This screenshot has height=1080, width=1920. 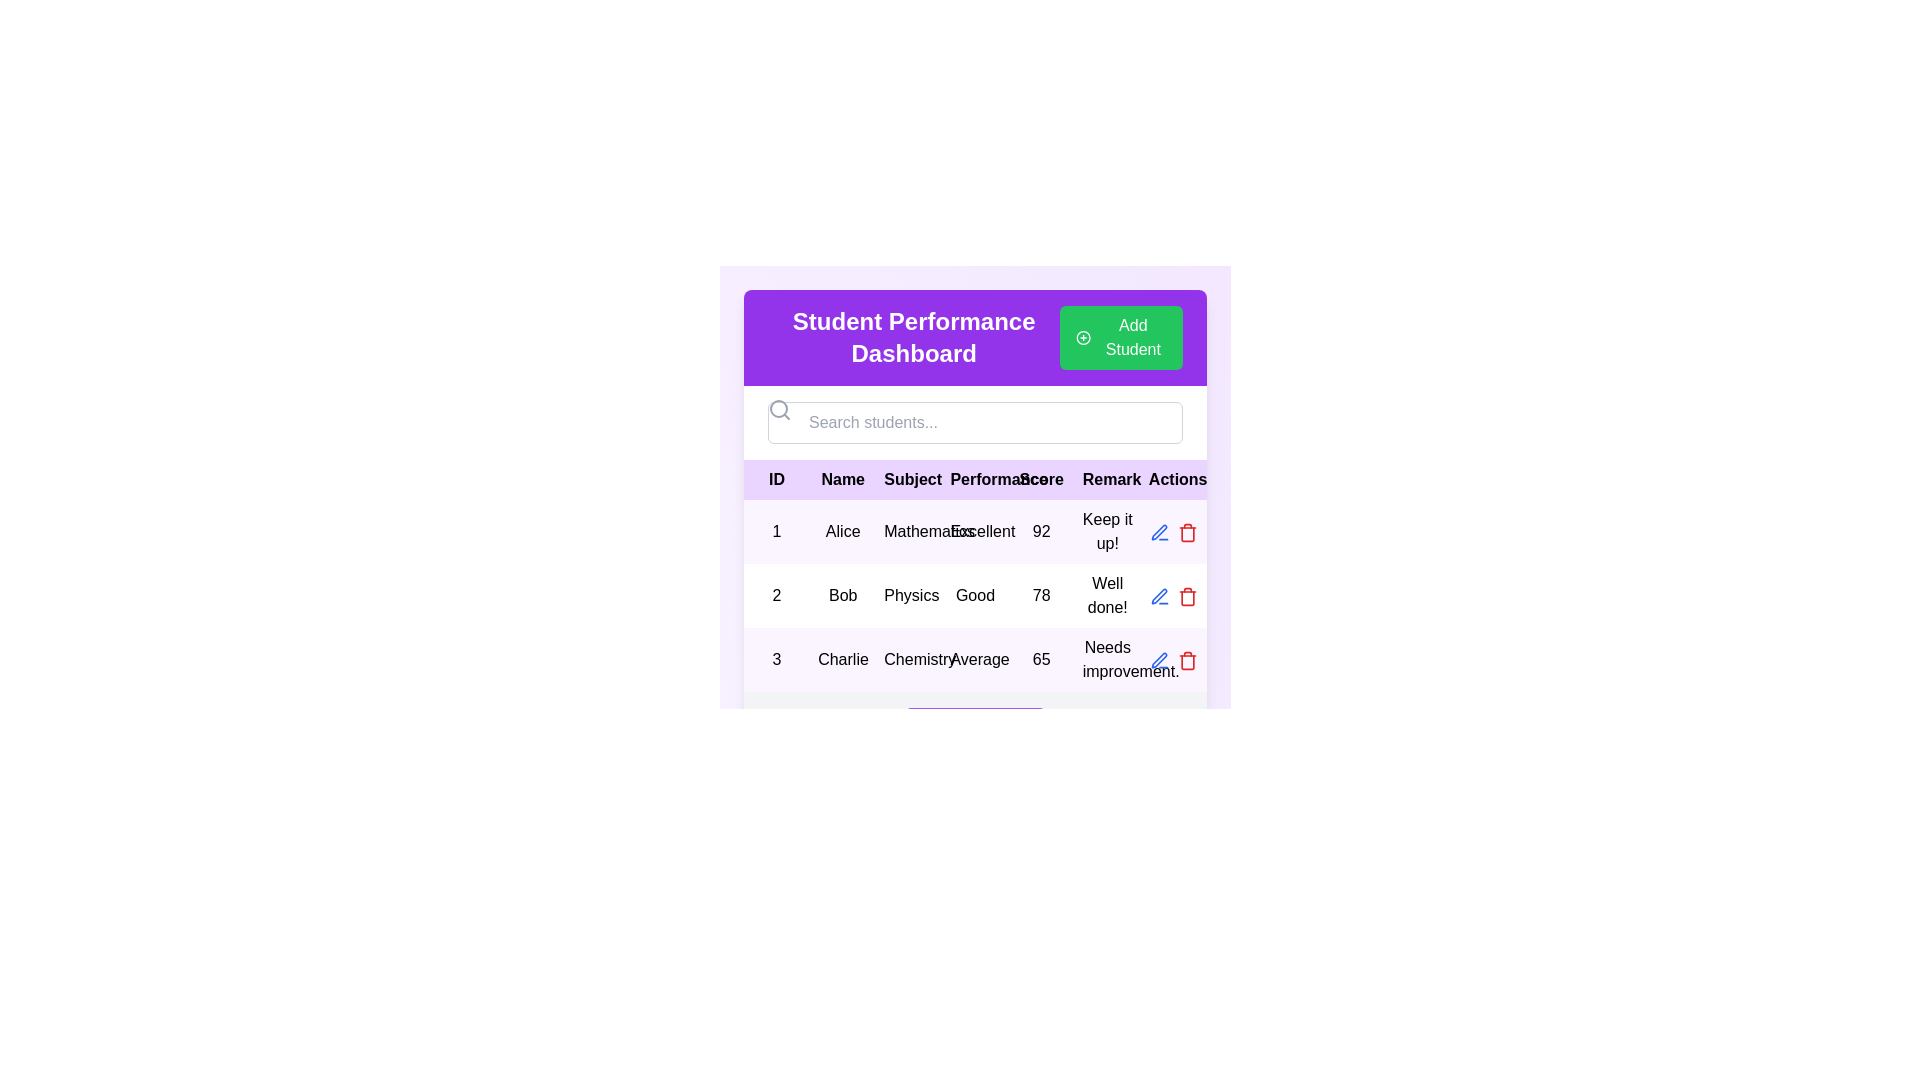 I want to click on the pen-shaped icon button located under the 'Actions' column in the third row of the data table for 'Charlie' to initiate editing, so click(x=1159, y=660).